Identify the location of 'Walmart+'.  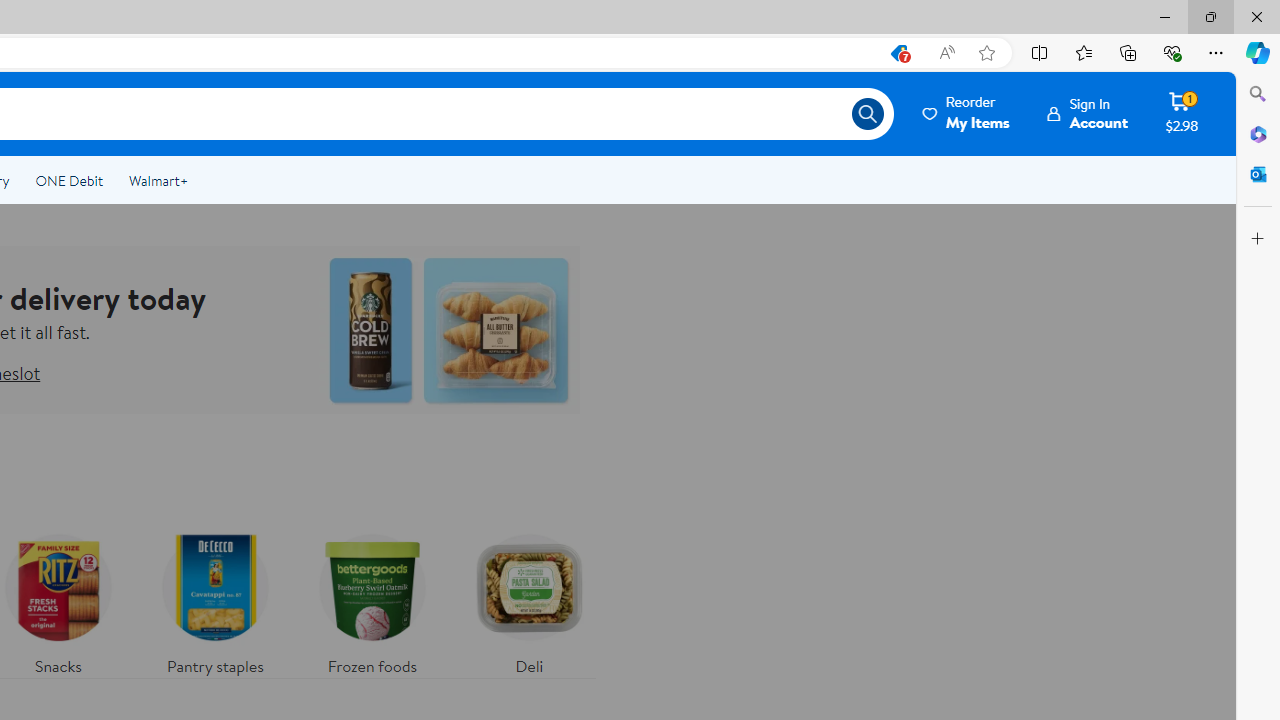
(157, 181).